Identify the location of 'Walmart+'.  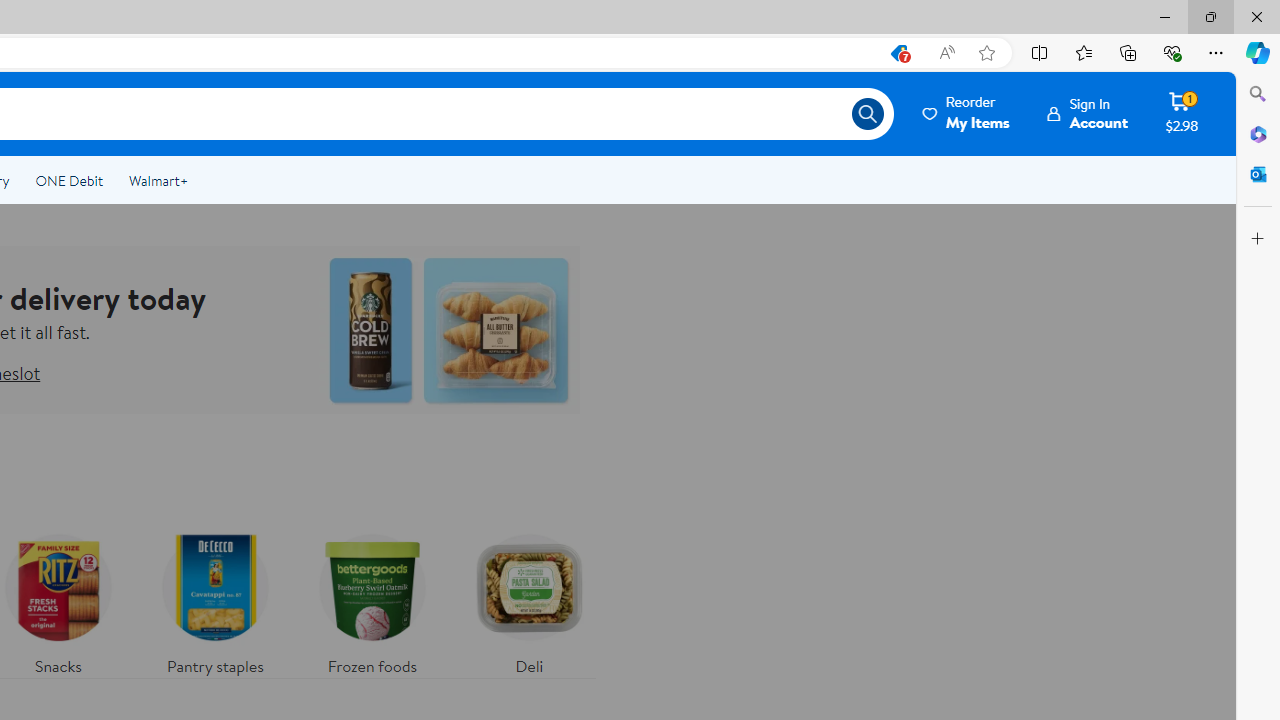
(157, 181).